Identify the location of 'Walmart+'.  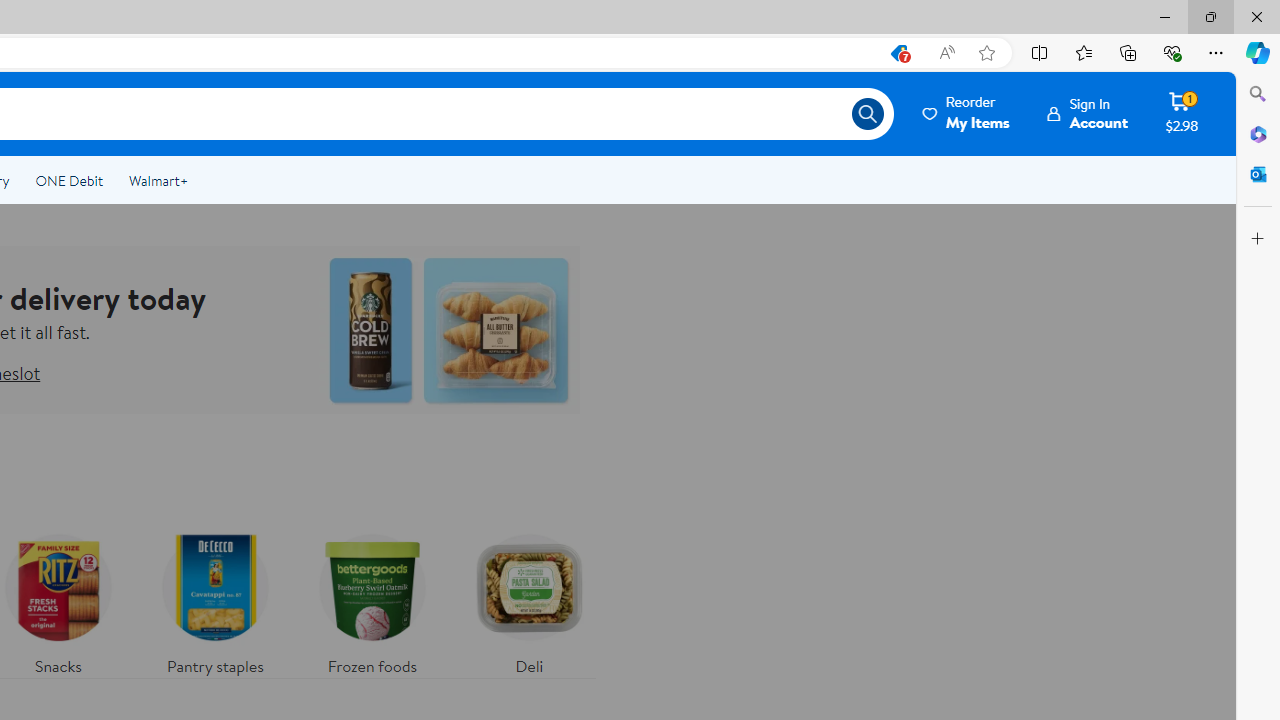
(157, 181).